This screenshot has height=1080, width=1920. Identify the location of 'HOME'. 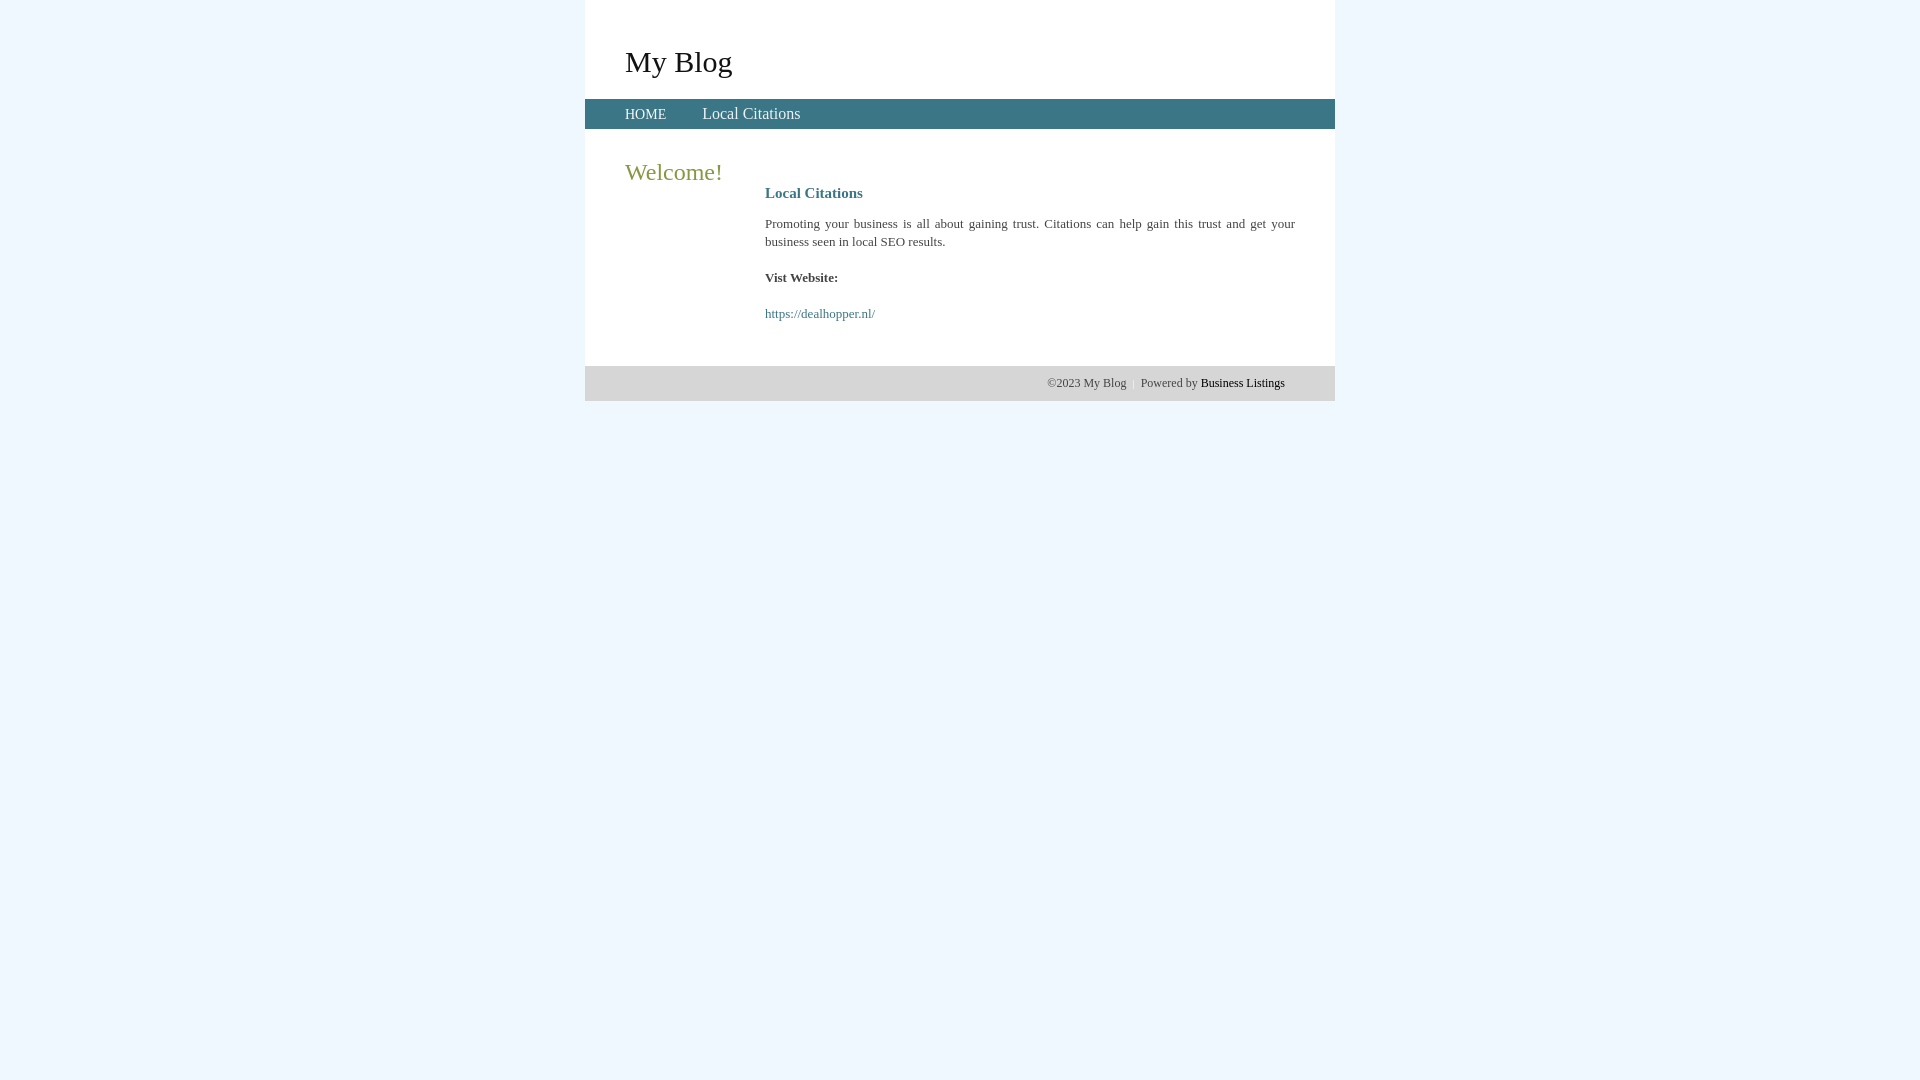
(645, 114).